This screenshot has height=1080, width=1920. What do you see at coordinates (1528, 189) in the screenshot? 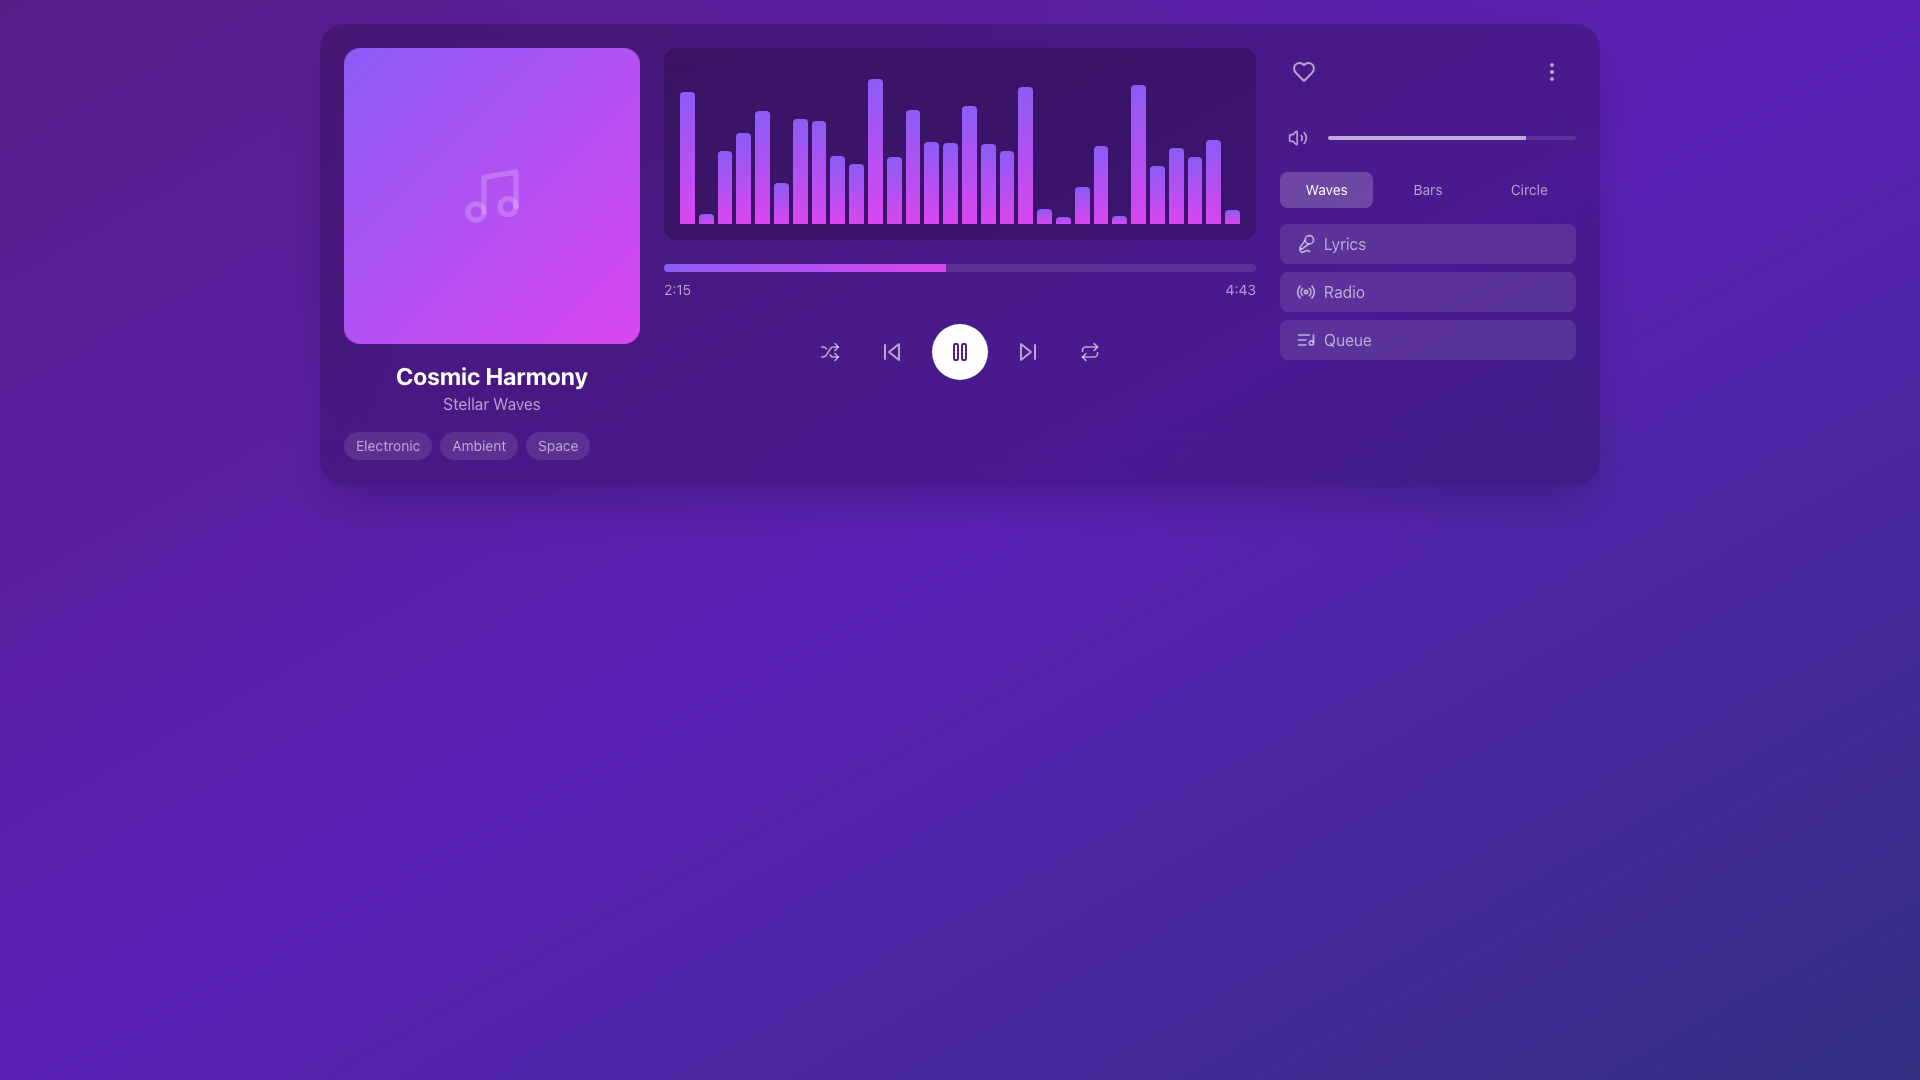
I see `the 'Circle' button, which is the third button in a horizontally aligned set labeled 'Waves', 'Bars', and 'Circle'` at bounding box center [1528, 189].